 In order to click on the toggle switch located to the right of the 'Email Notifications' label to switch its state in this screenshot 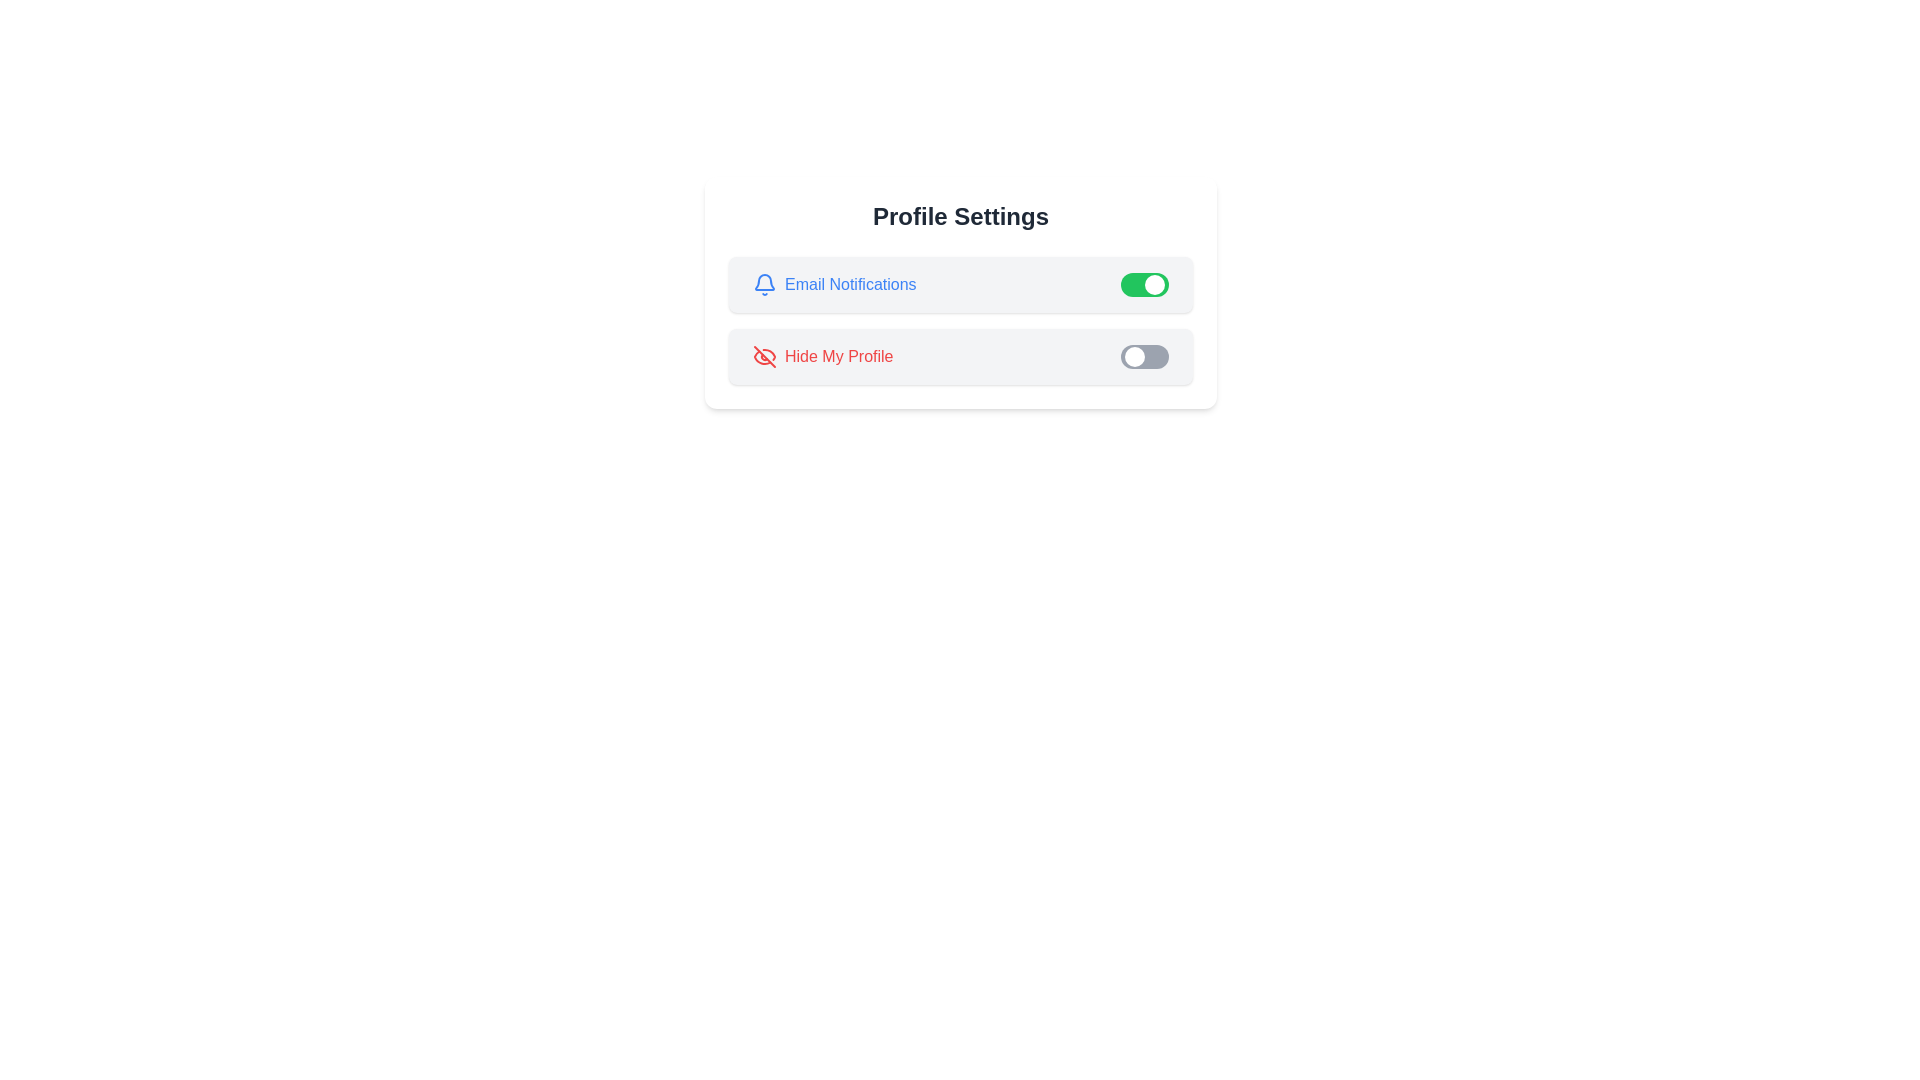, I will do `click(1145, 285)`.